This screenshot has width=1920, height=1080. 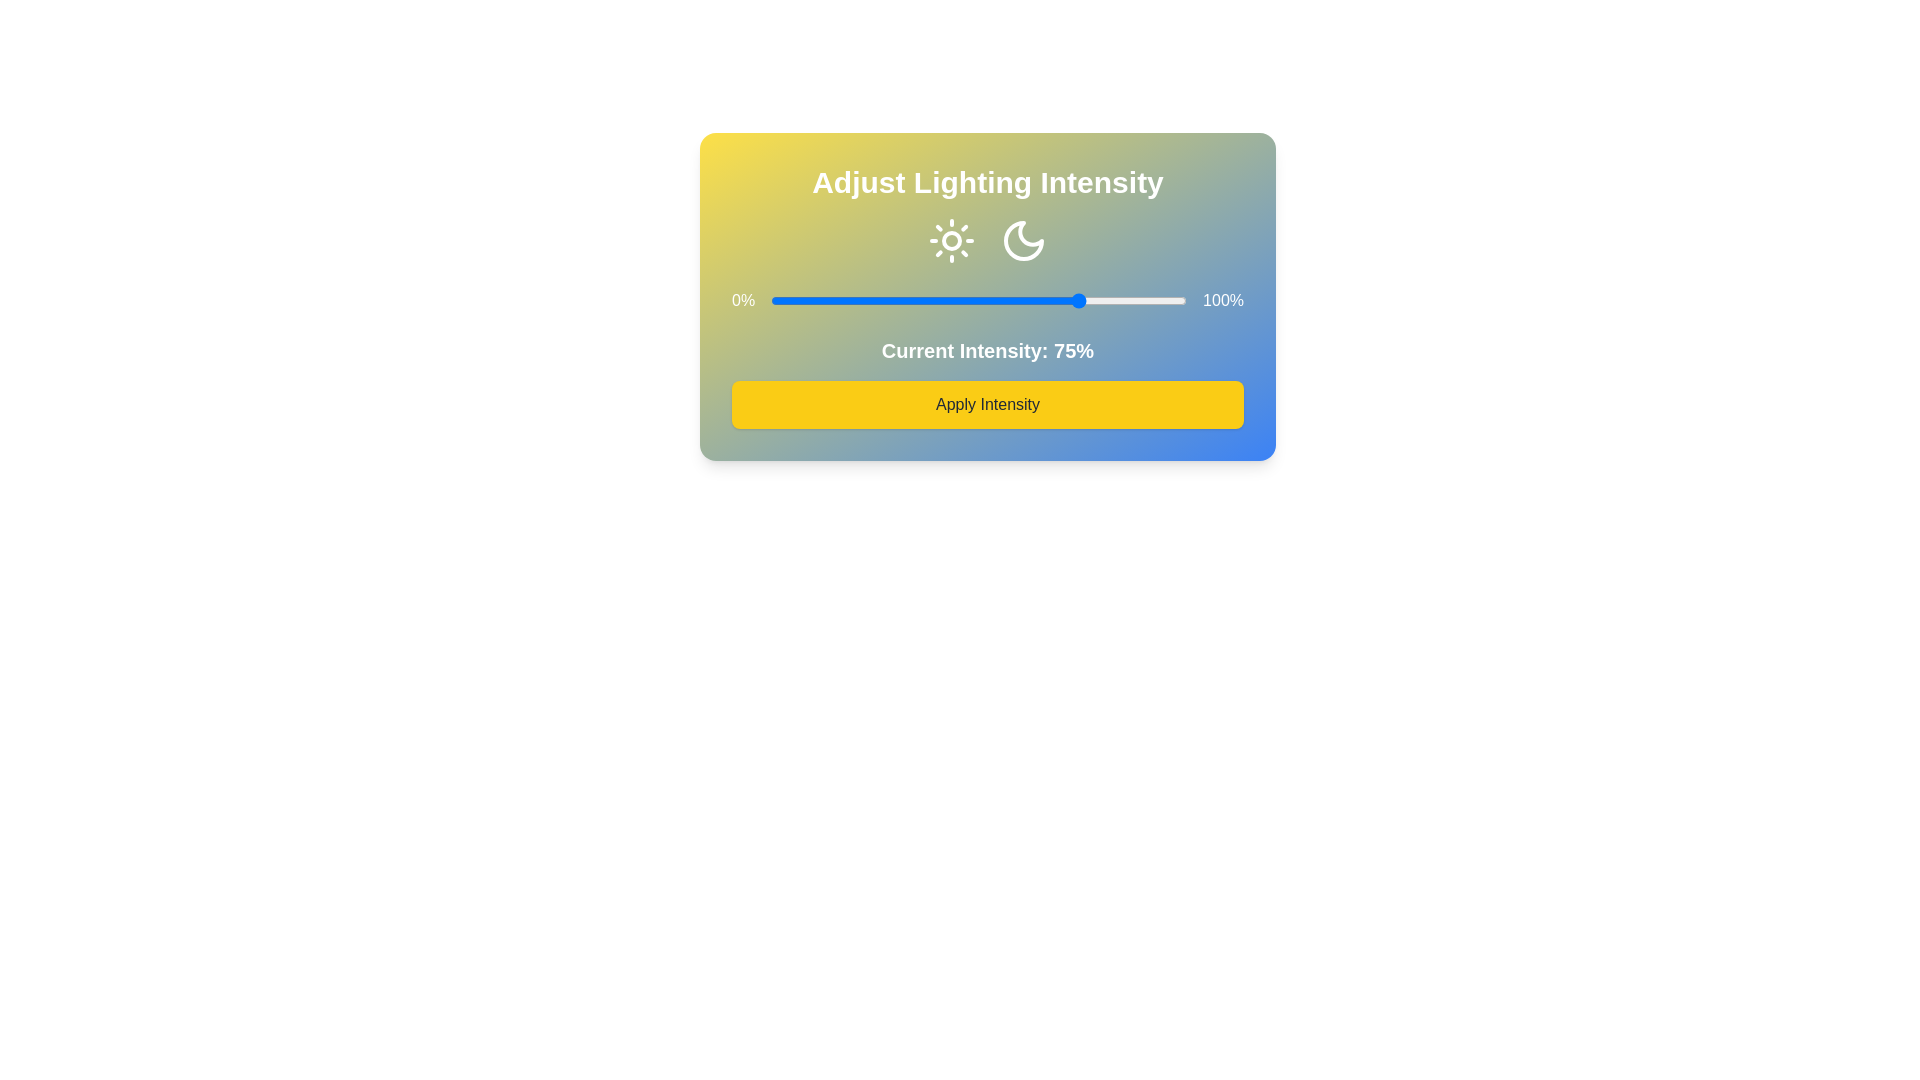 I want to click on the 'Apply Intensity' button, so click(x=988, y=405).